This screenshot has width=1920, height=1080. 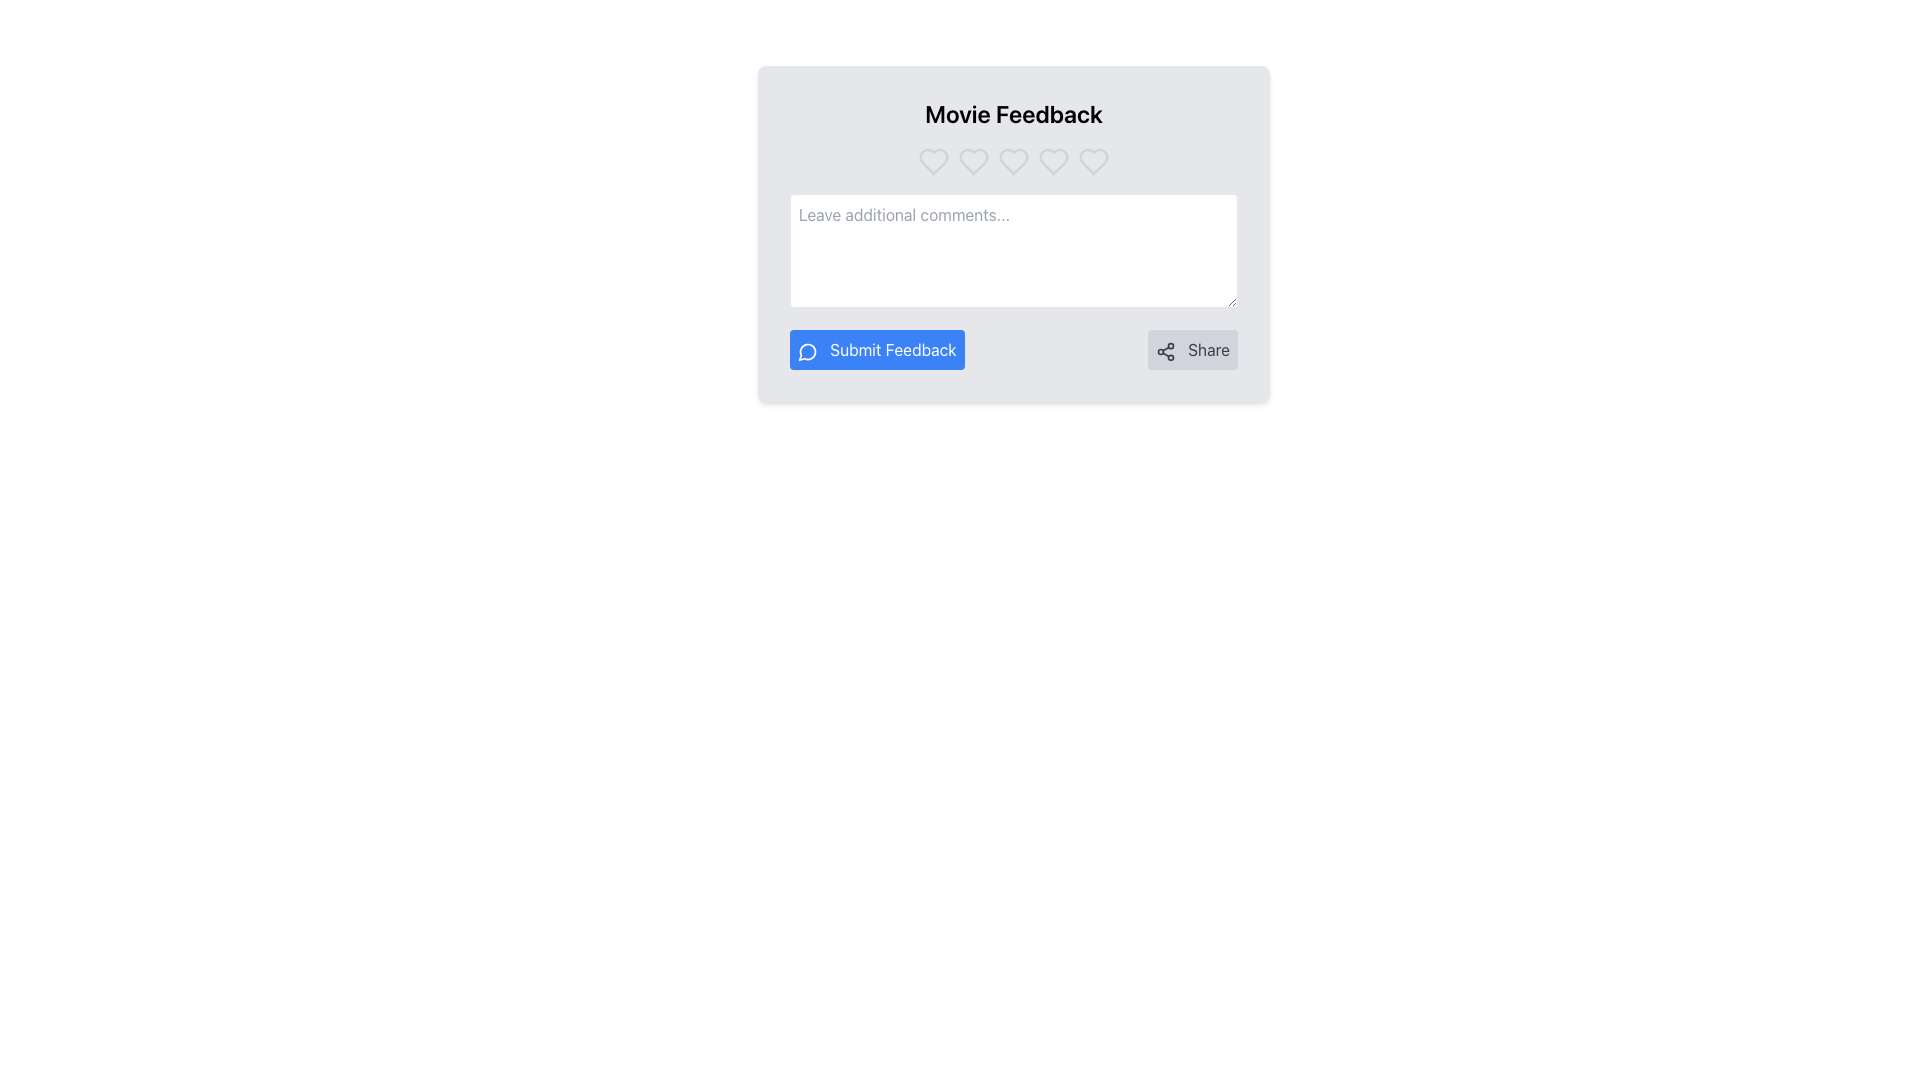 I want to click on the feedback submission button using keyboard navigation, so click(x=877, y=349).